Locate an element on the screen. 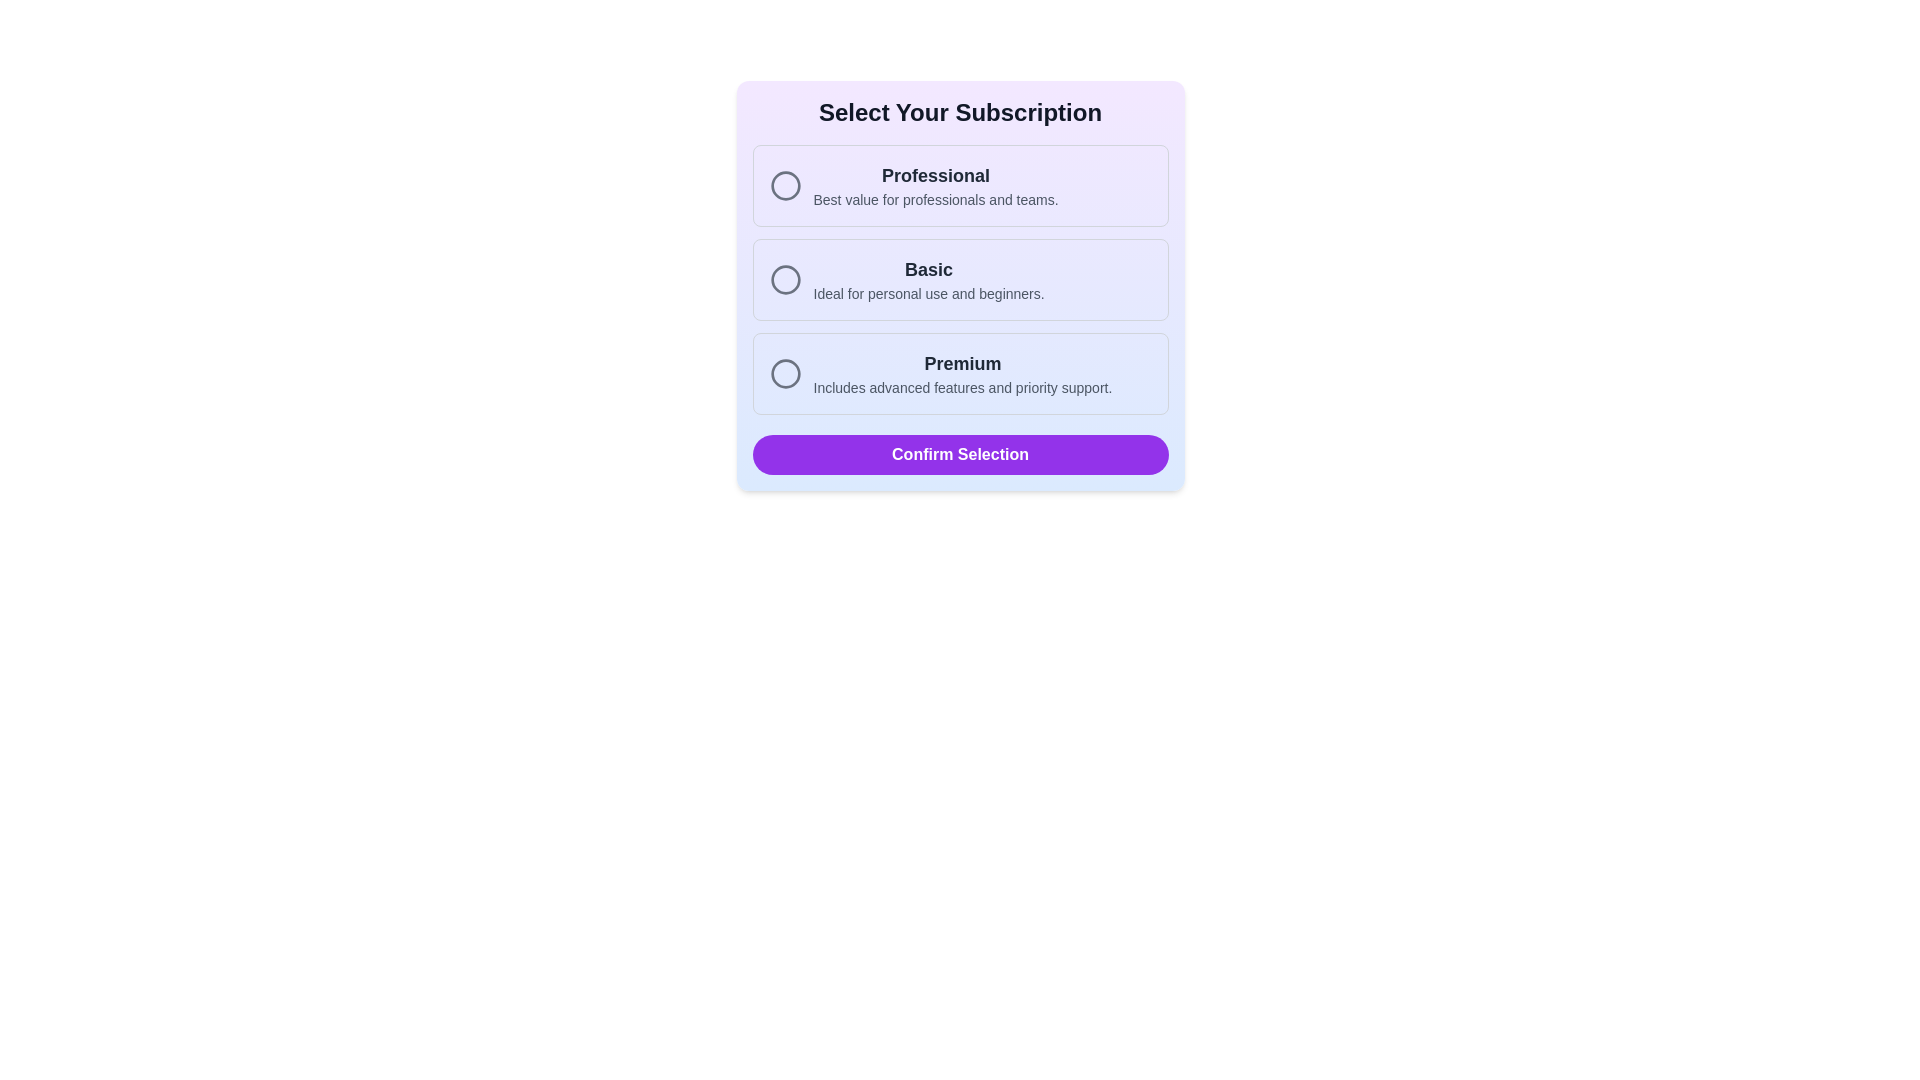 The image size is (1920, 1080). the label displaying 'Professional' and 'Best value for professionals and teams.' located in the second row of the subscription options list, to the right of the circular radio button is located at coordinates (935, 185).